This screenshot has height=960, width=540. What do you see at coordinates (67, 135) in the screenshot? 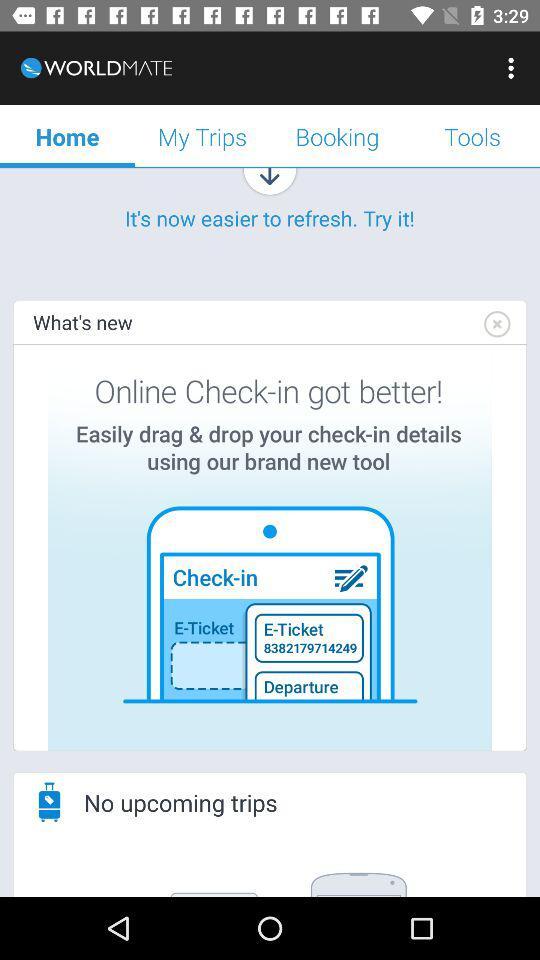
I see `app to the left of my trips app` at bounding box center [67, 135].